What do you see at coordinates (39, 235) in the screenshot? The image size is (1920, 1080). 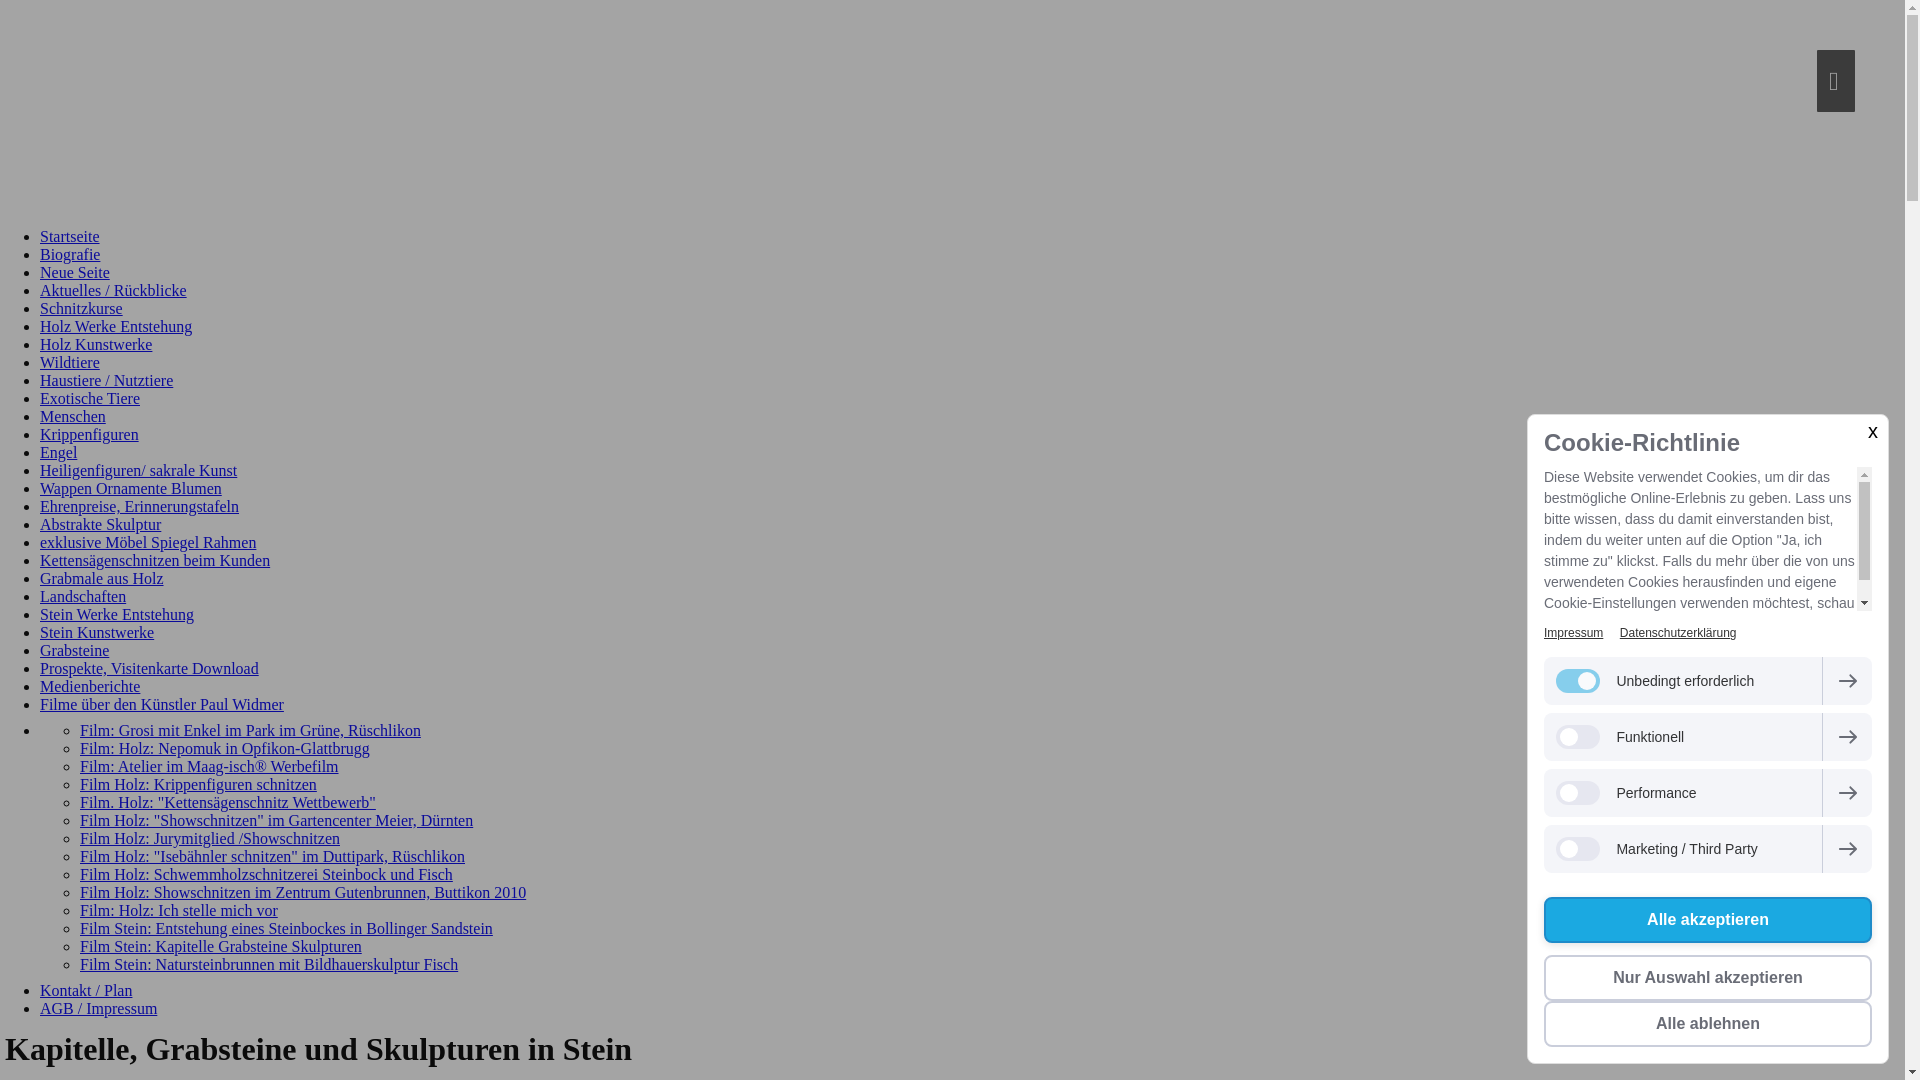 I see `'Startseite'` at bounding box center [39, 235].